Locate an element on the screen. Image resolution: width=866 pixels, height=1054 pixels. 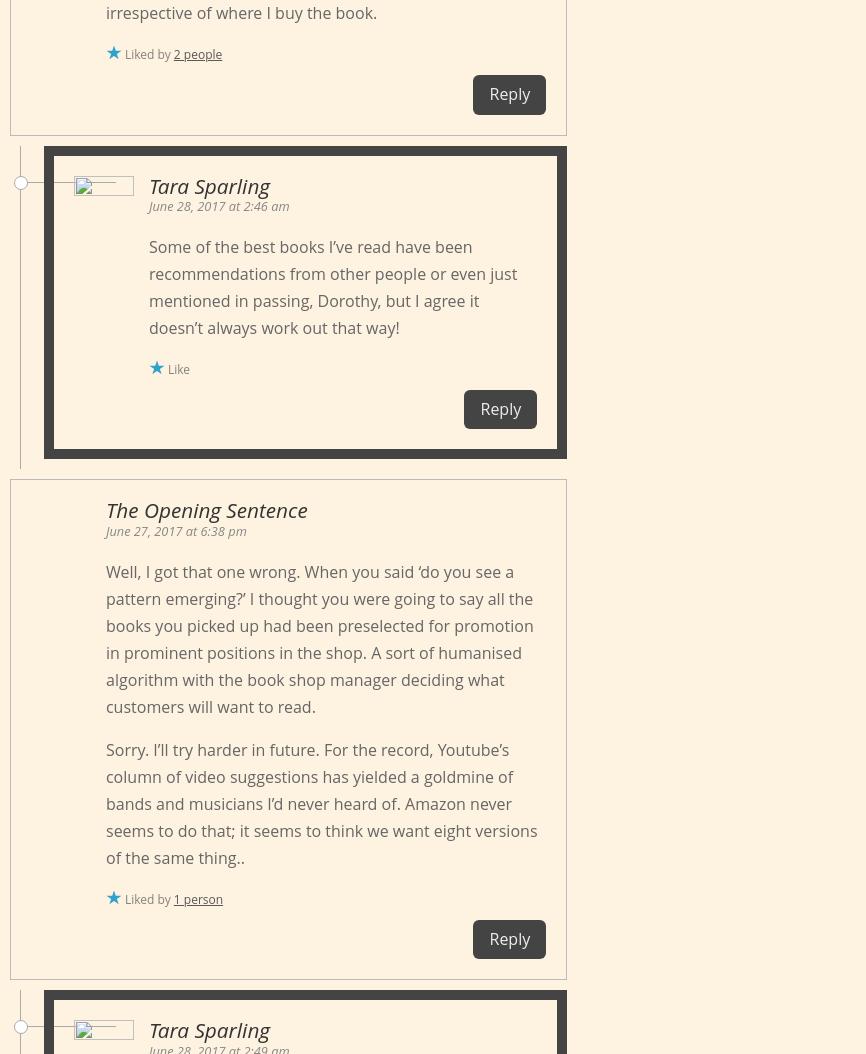
'Well, I got that one wrong. When you said ‘do you see a pattern emerging?’ I thought you were going to say all the books you picked up had been preselected for promotion in prominent positions in the shop. A sort of humanised algorithm with the book shop manager deciding what customers will want to read.' is located at coordinates (318, 638).